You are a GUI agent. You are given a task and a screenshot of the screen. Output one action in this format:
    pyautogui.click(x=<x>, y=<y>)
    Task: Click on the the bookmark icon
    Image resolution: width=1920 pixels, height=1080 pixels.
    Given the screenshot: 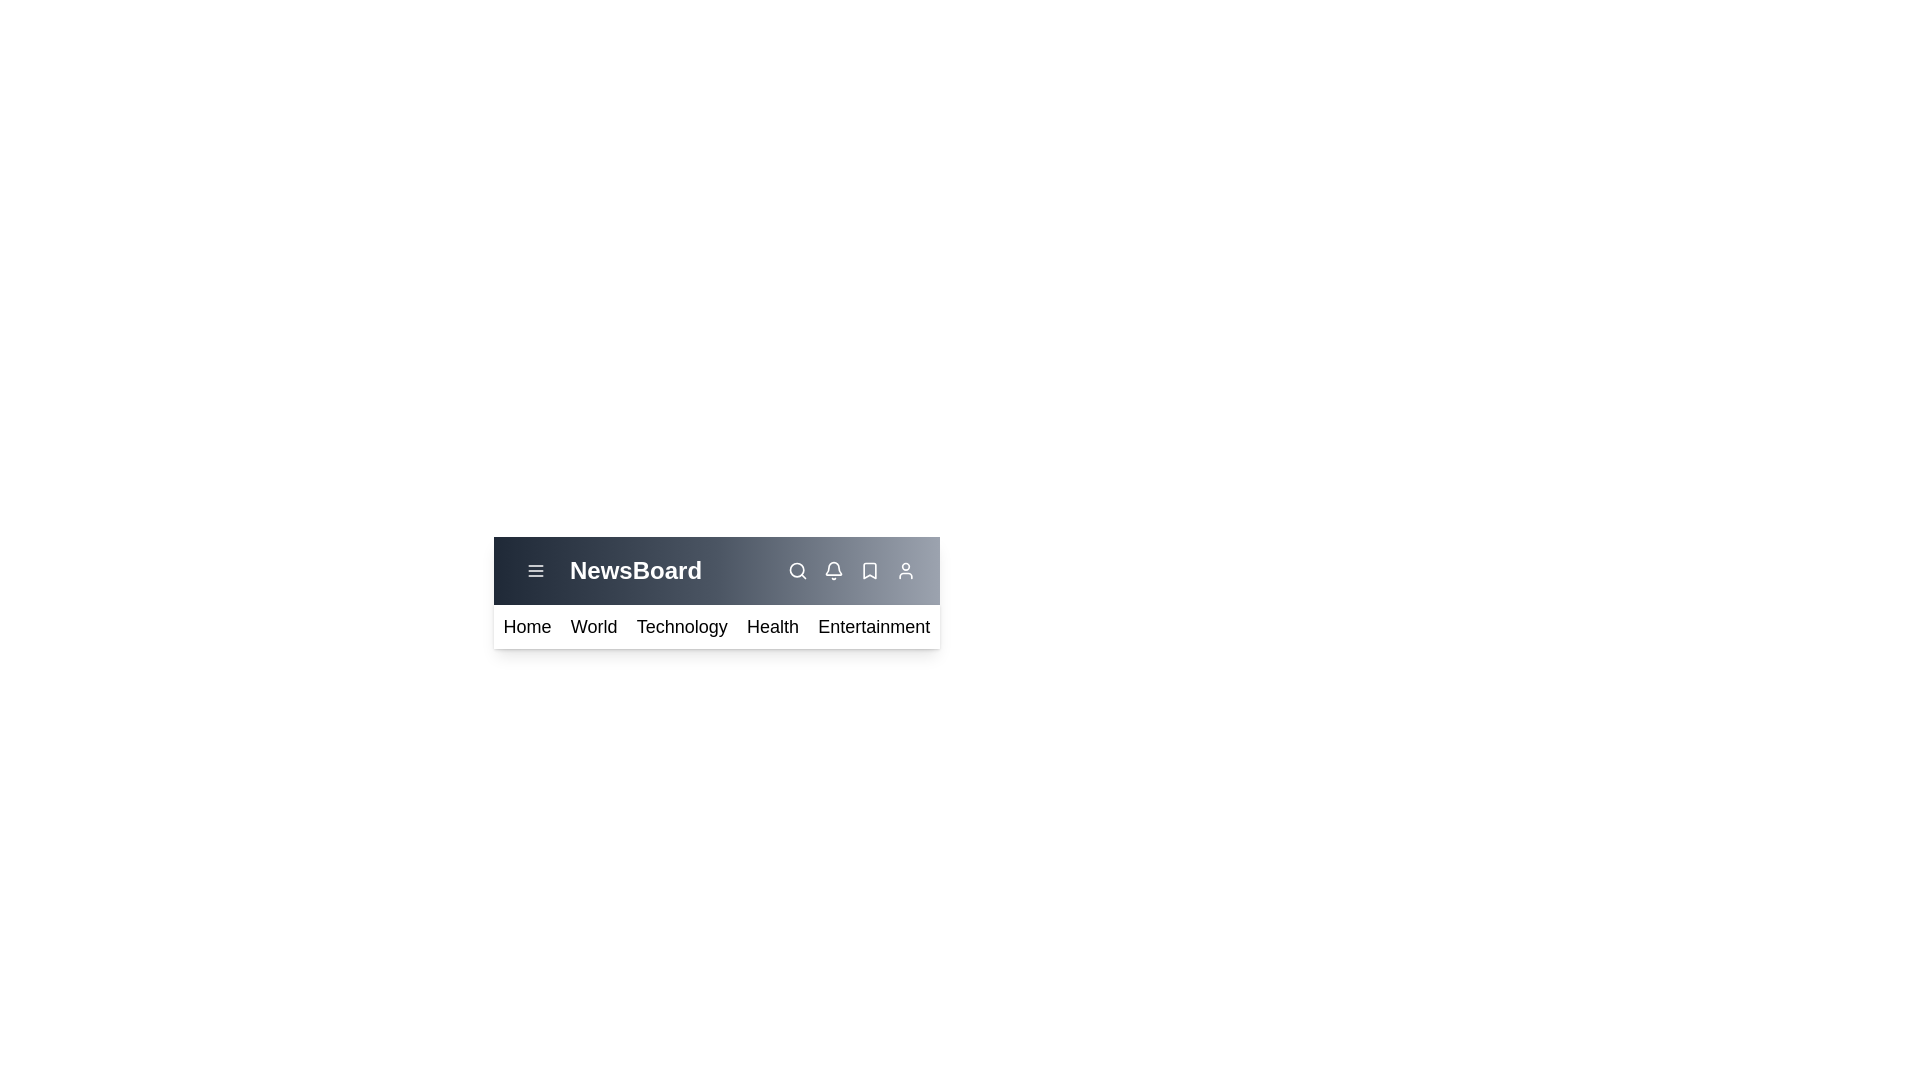 What is the action you would take?
    pyautogui.click(x=869, y=570)
    